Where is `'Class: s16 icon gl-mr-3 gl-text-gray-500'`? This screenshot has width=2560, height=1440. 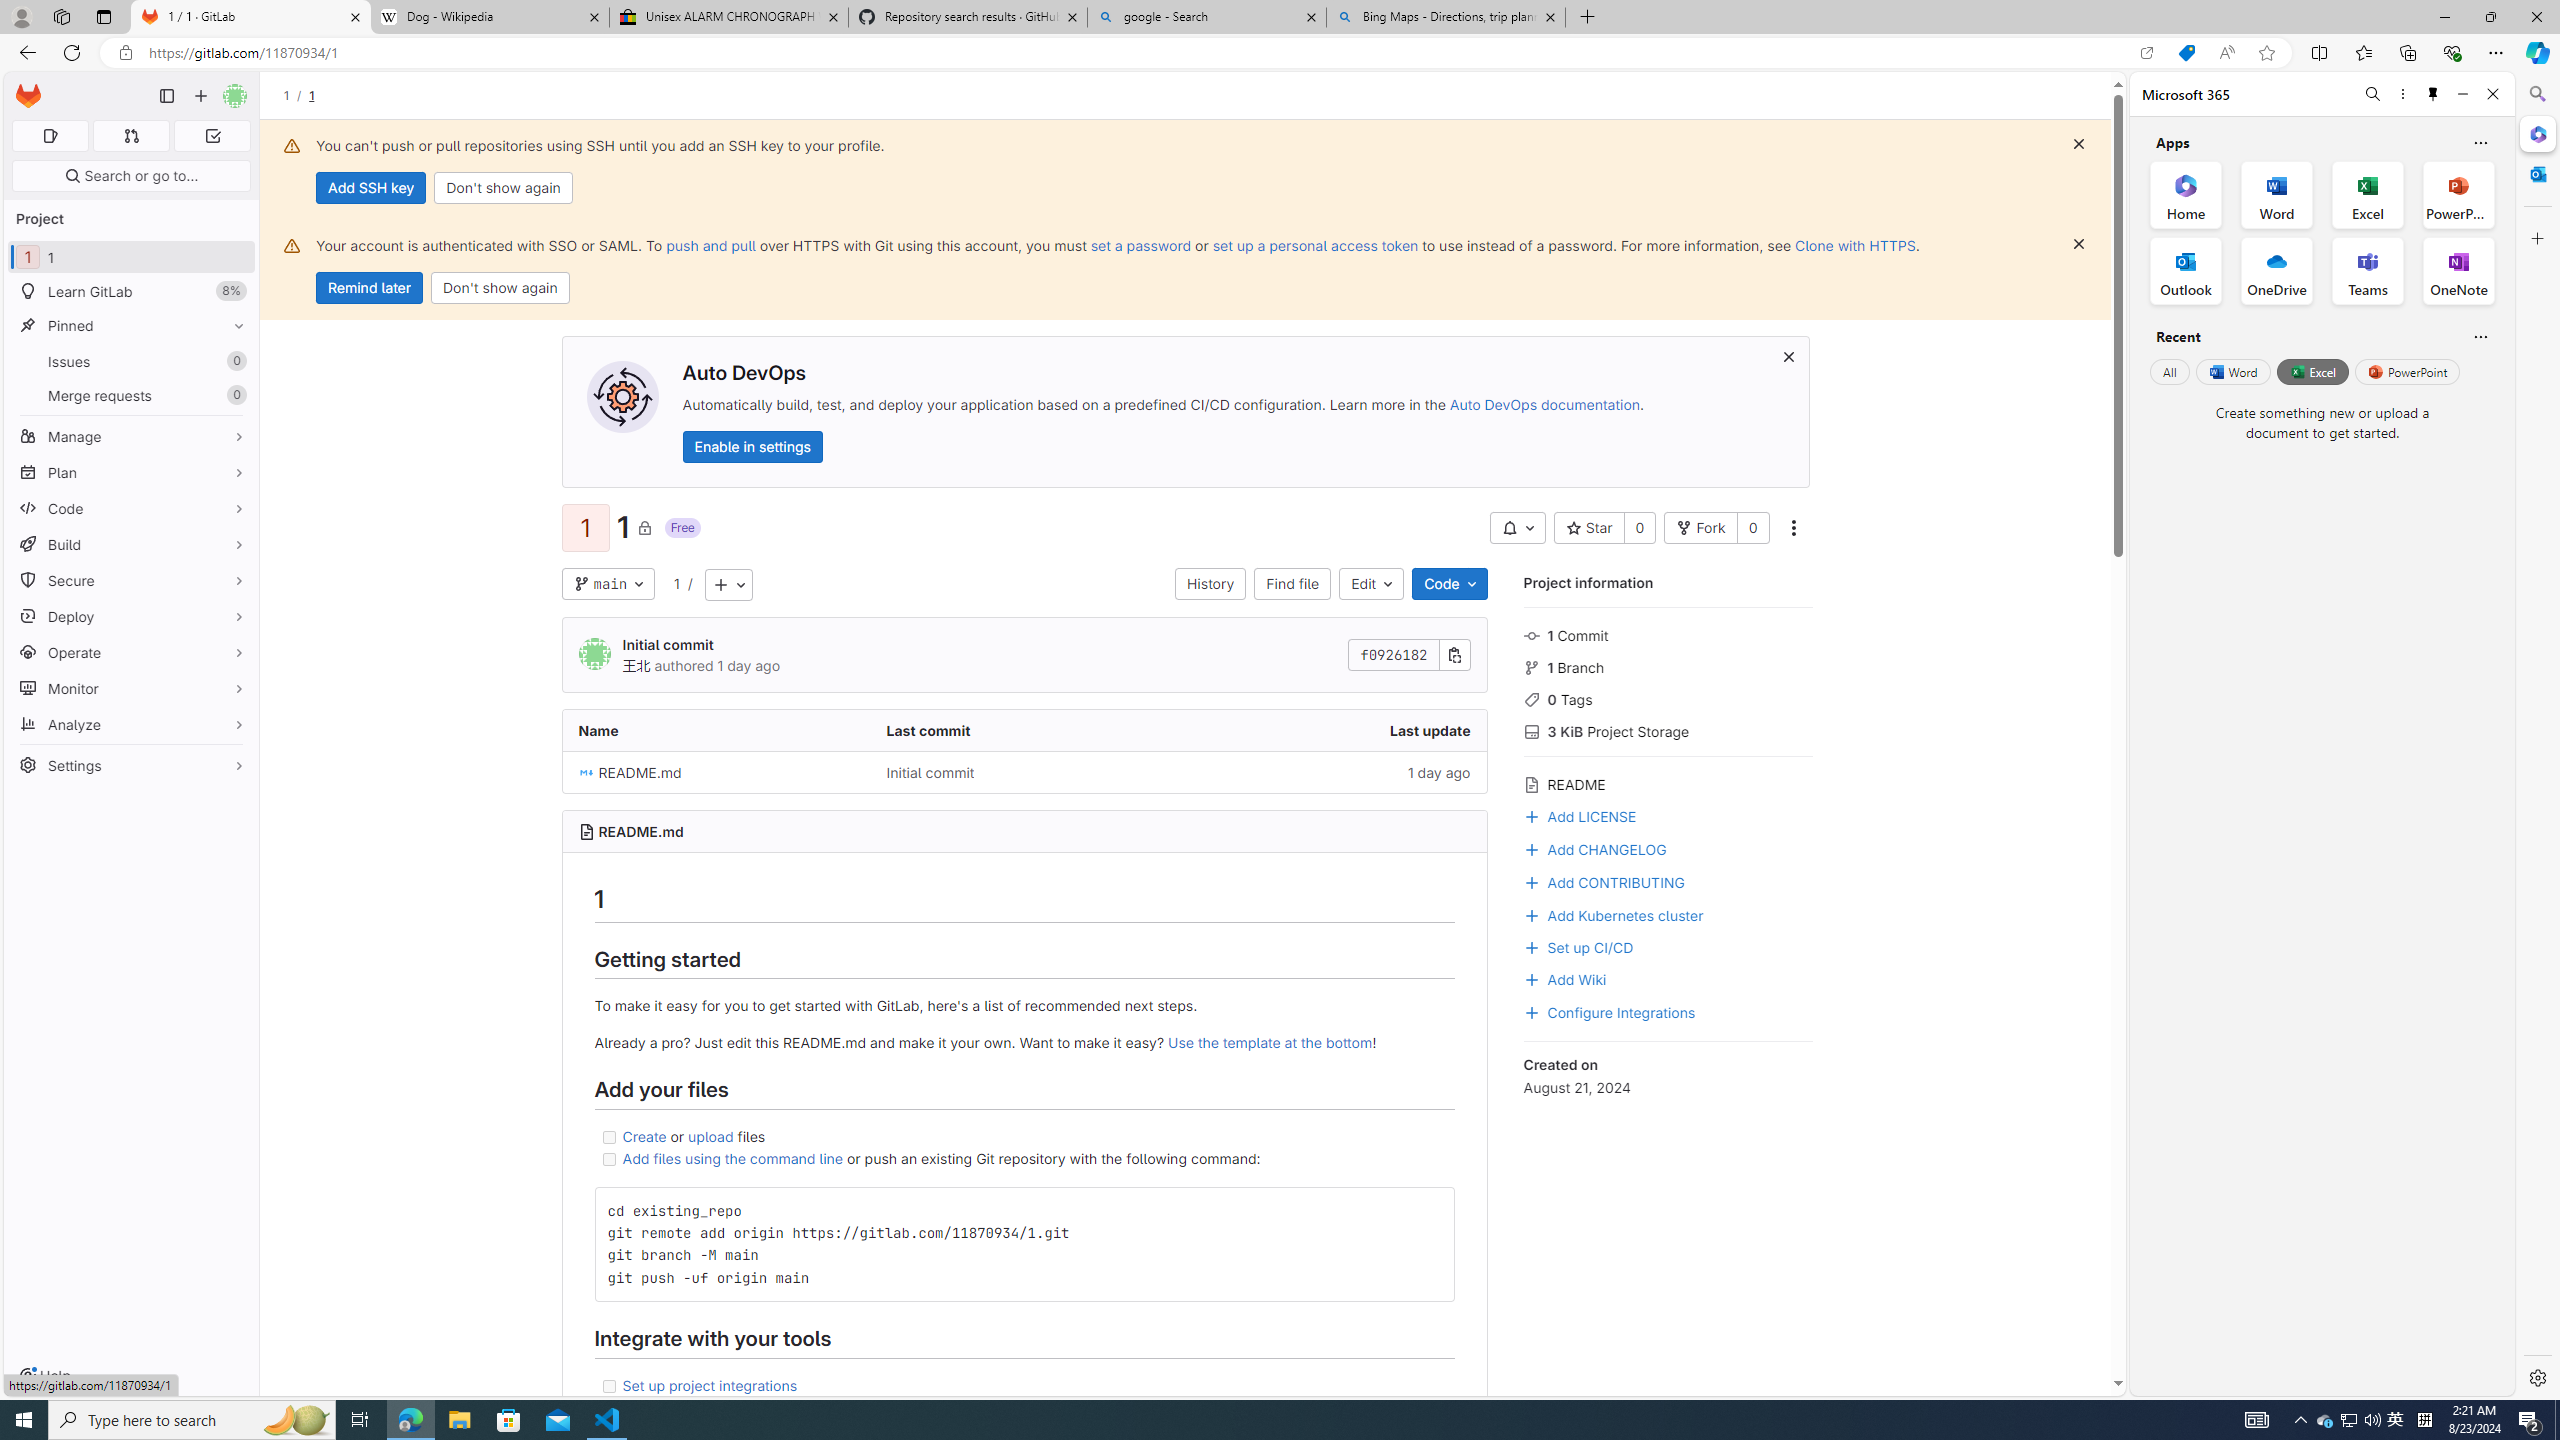 'Class: s16 icon gl-mr-3 gl-text-gray-500' is located at coordinates (1532, 785).